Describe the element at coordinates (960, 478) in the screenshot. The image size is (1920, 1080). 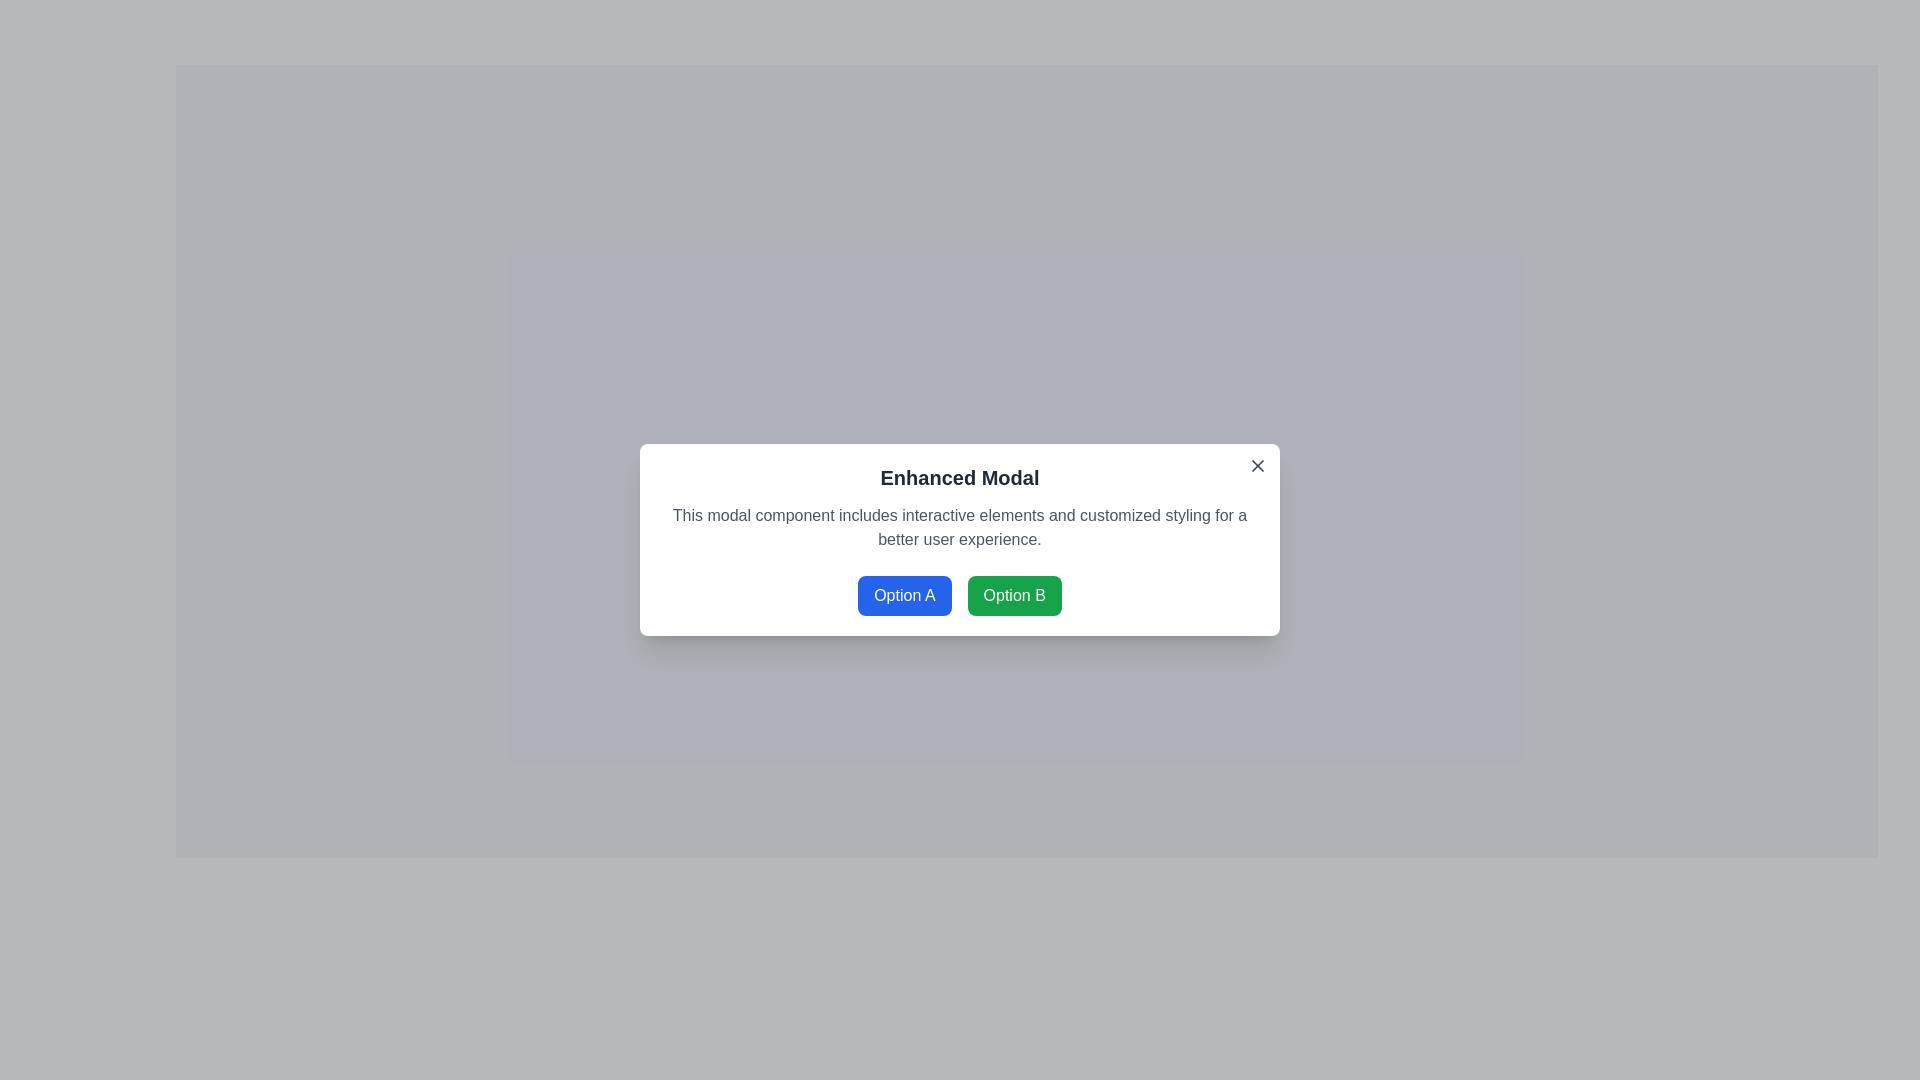
I see `the title text of the modal window, which is located at the top section above the descriptive text and buttons labeled 'Option A' and 'Option B'` at that location.